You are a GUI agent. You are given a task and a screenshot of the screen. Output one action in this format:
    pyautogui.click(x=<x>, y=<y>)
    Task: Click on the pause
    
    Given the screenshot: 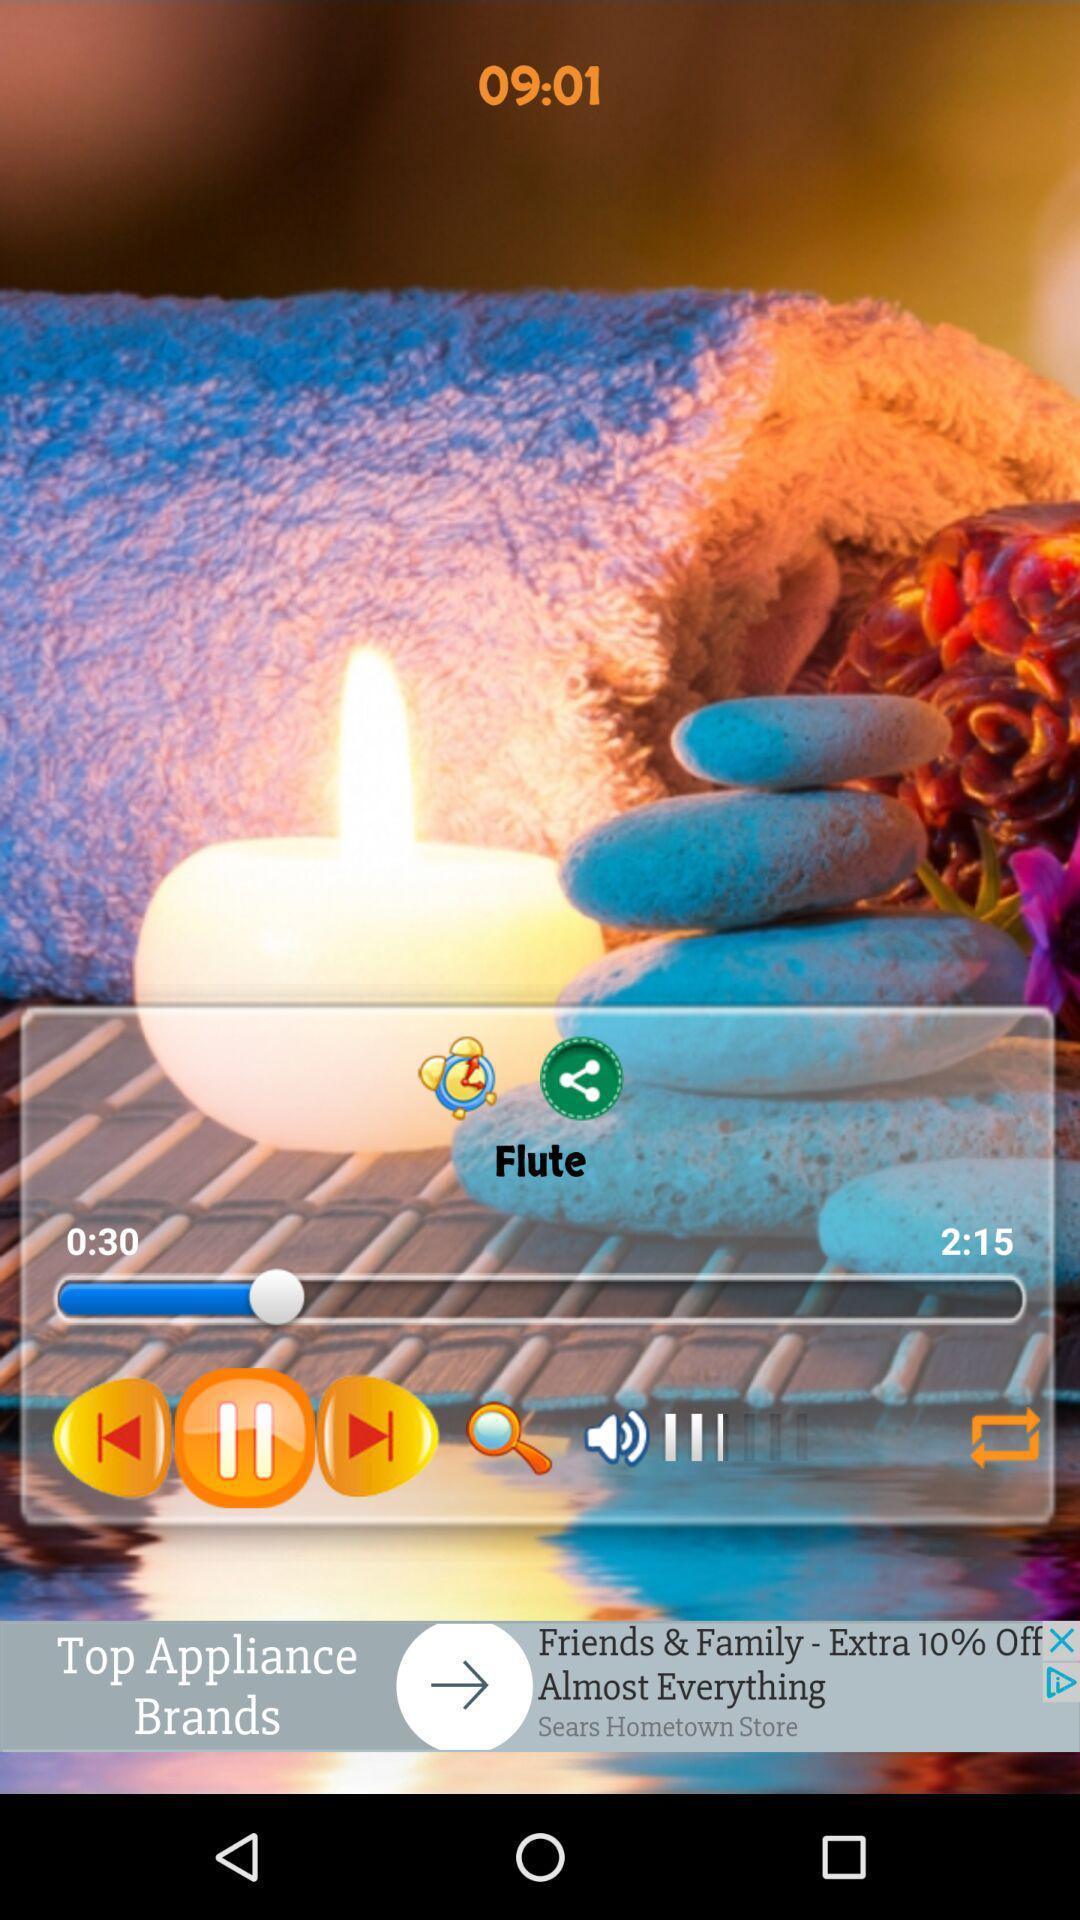 What is the action you would take?
    pyautogui.click(x=243, y=1437)
    